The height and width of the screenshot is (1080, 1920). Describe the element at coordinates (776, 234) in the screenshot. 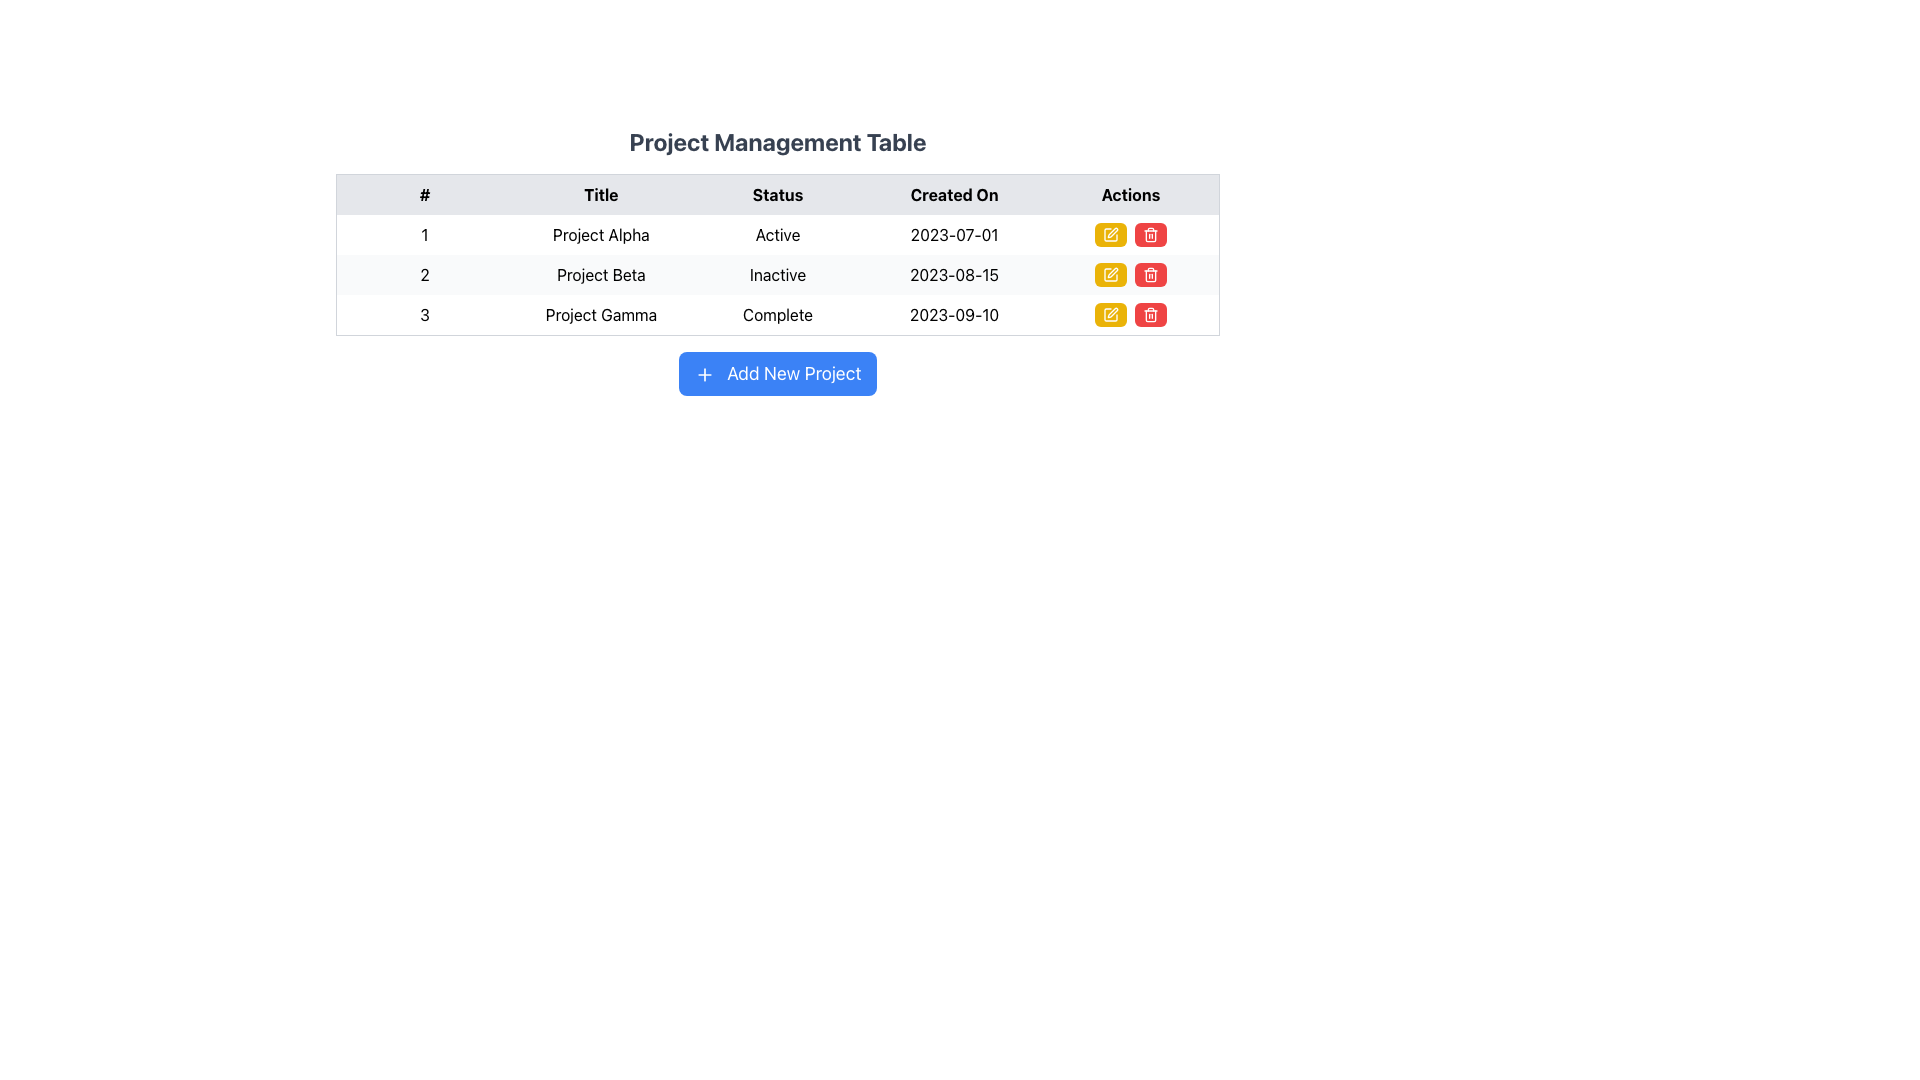

I see `the first row of the 'Project Management Table' containing 'Project Alpha' to edit its details` at that location.